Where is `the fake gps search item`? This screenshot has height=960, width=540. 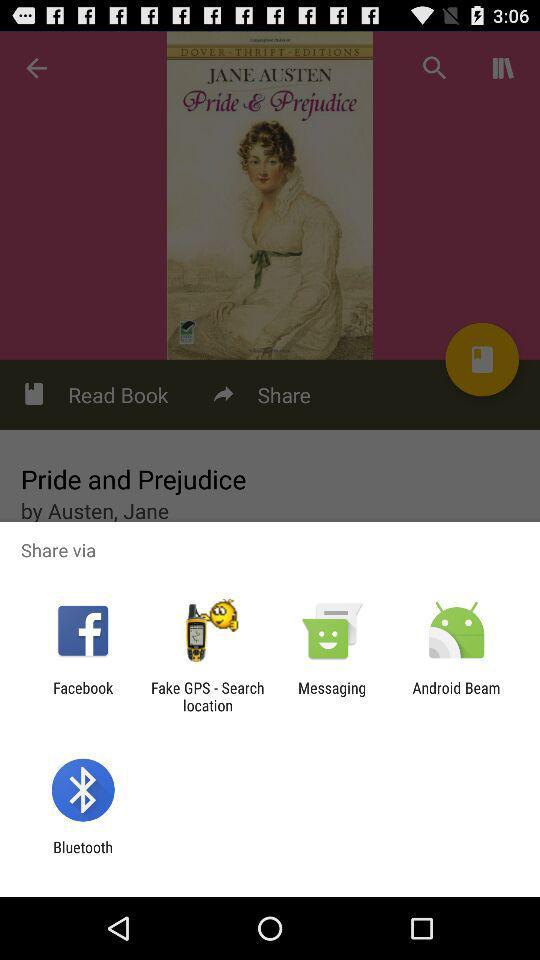 the fake gps search item is located at coordinates (206, 696).